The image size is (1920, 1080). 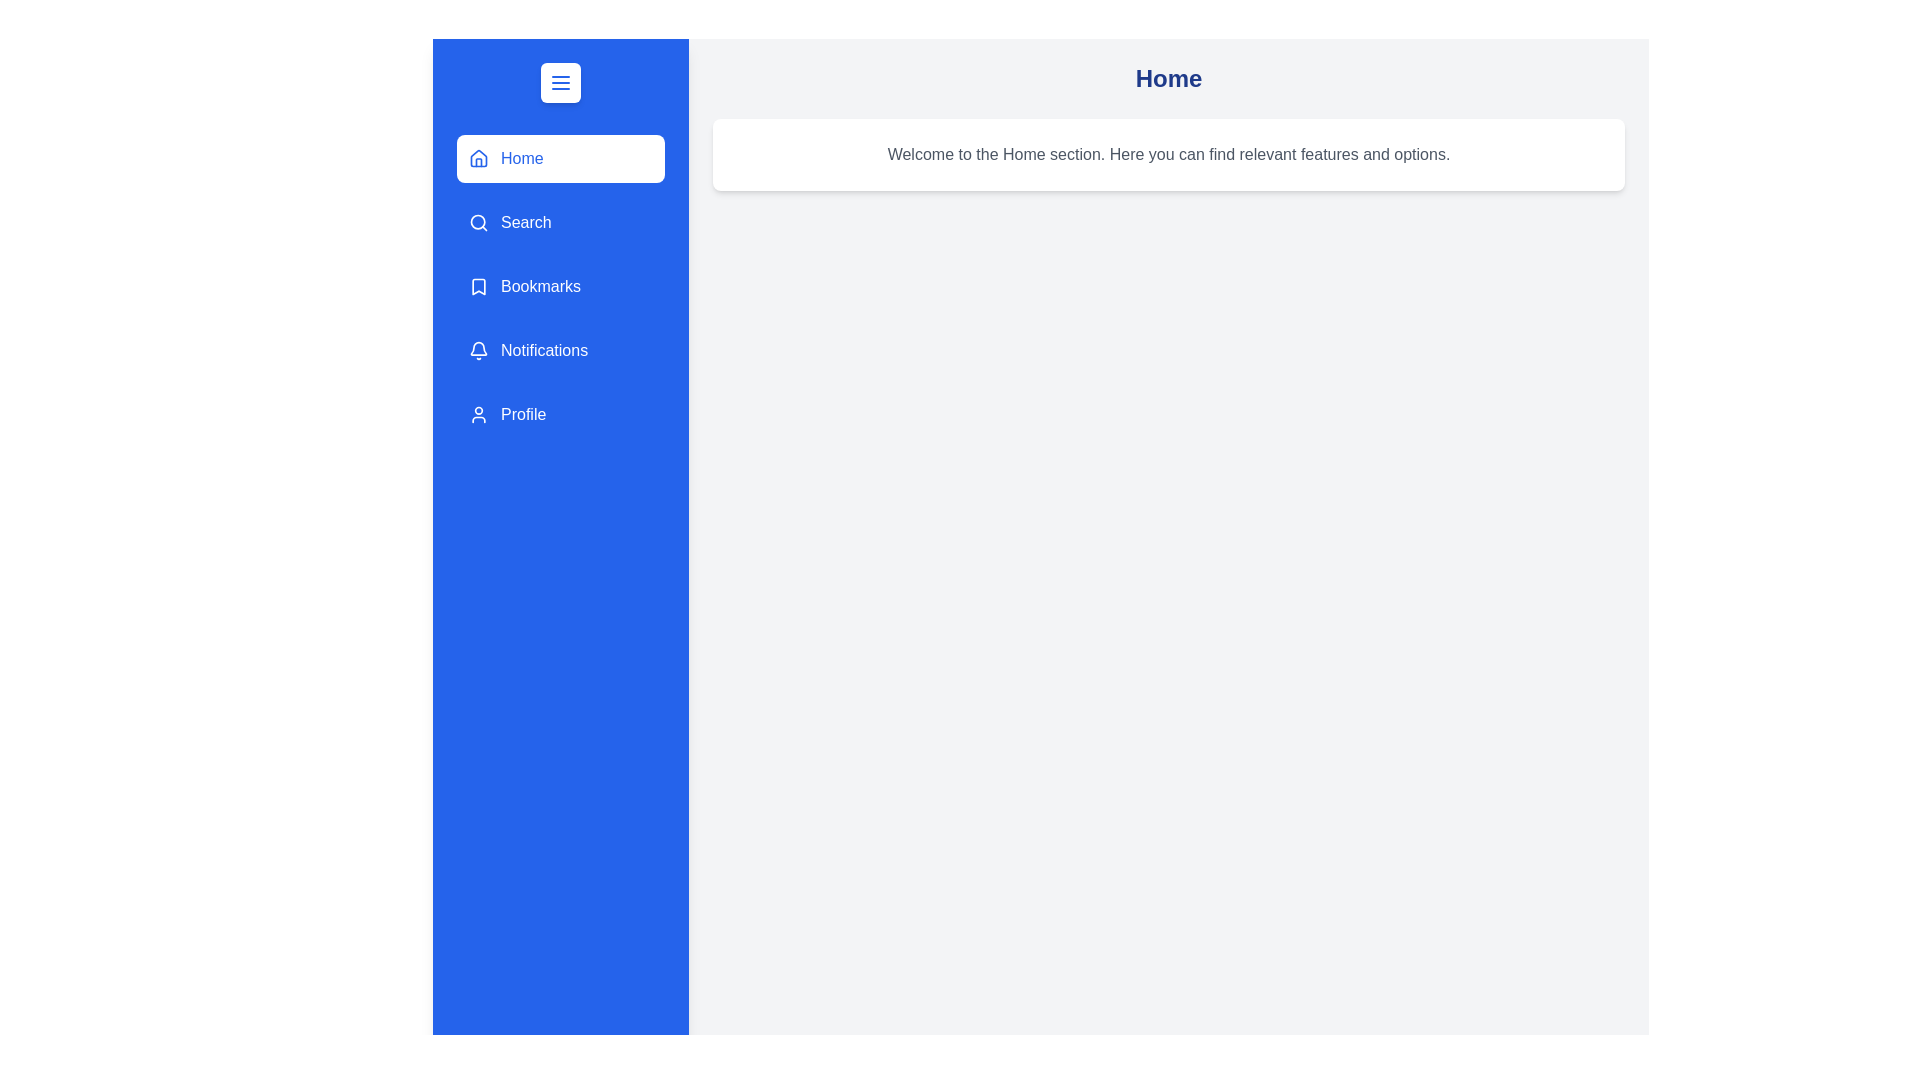 What do you see at coordinates (560, 350) in the screenshot?
I see `the menu item Notifications from the drawer` at bounding box center [560, 350].